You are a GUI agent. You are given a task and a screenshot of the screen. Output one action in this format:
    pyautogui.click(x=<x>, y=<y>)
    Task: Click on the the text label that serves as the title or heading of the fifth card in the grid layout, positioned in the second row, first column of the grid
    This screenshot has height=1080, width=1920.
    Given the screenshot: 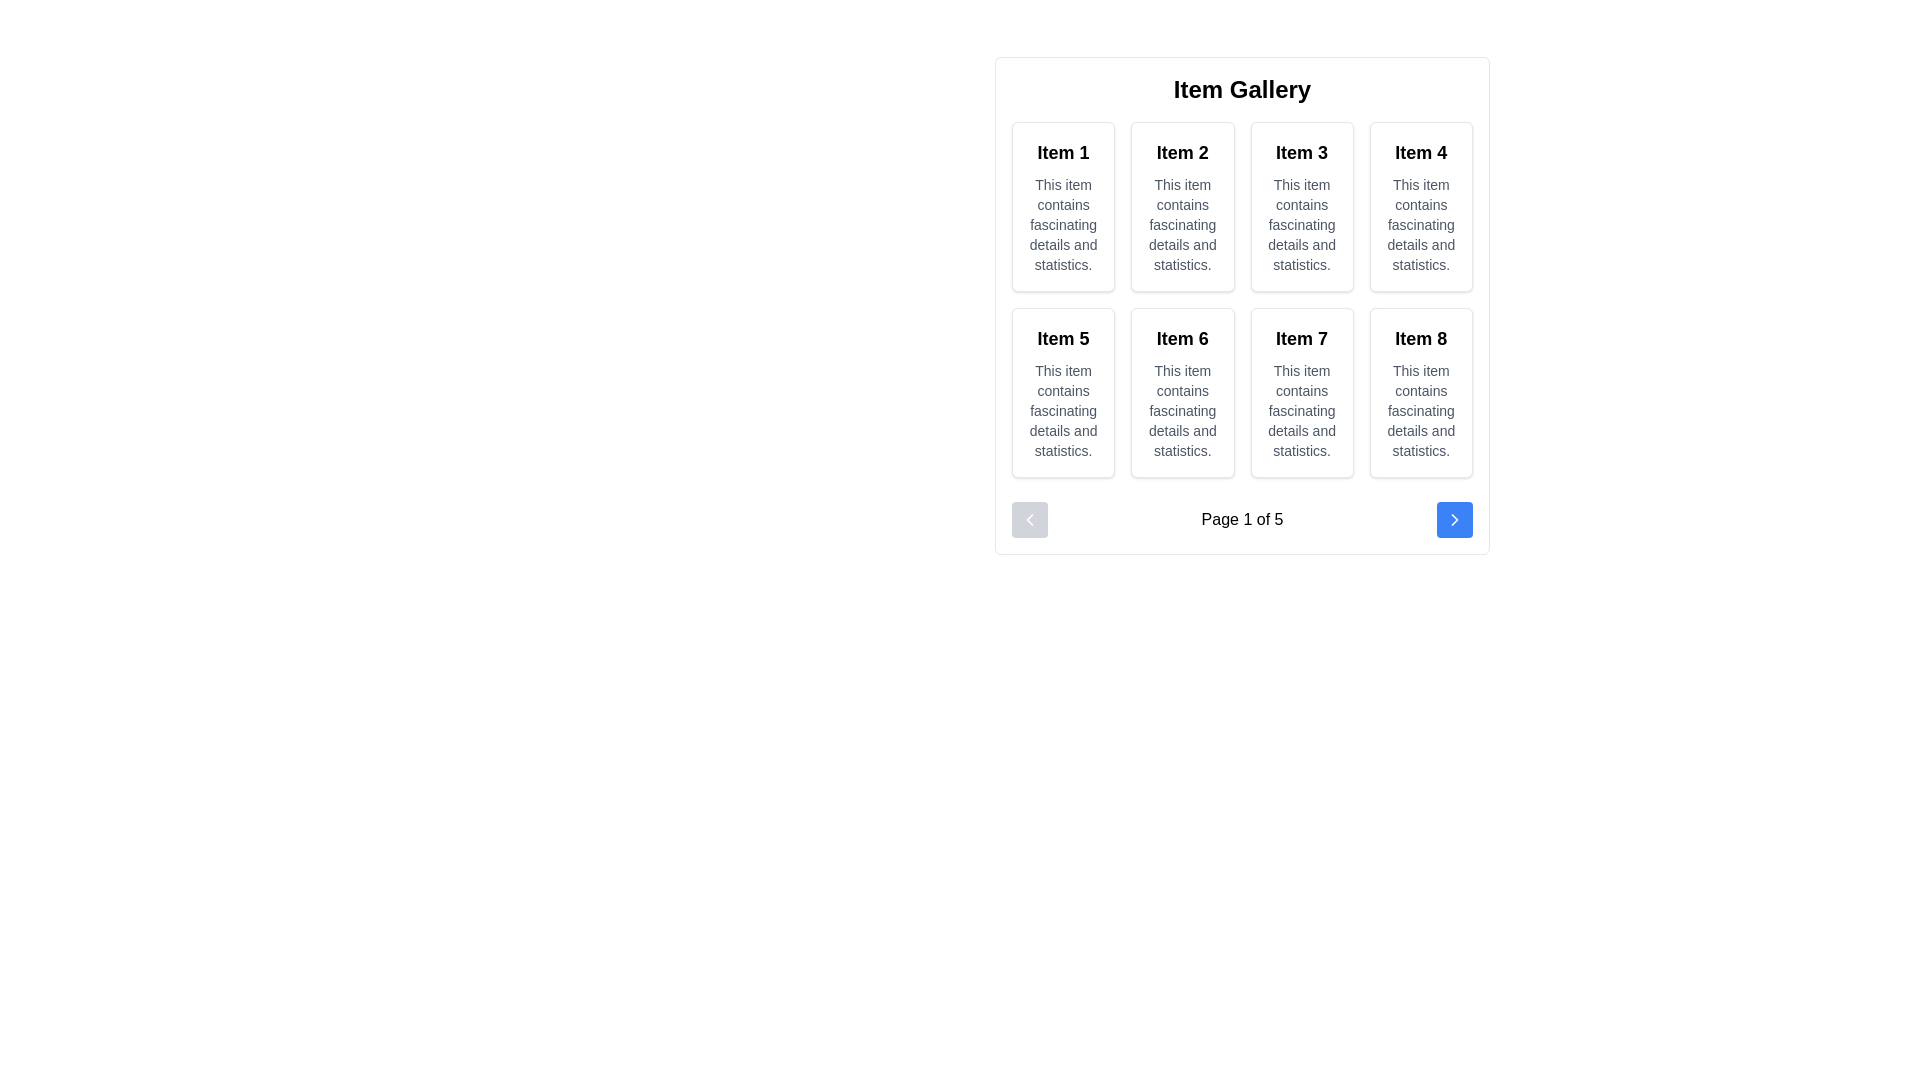 What is the action you would take?
    pyautogui.click(x=1062, y=338)
    